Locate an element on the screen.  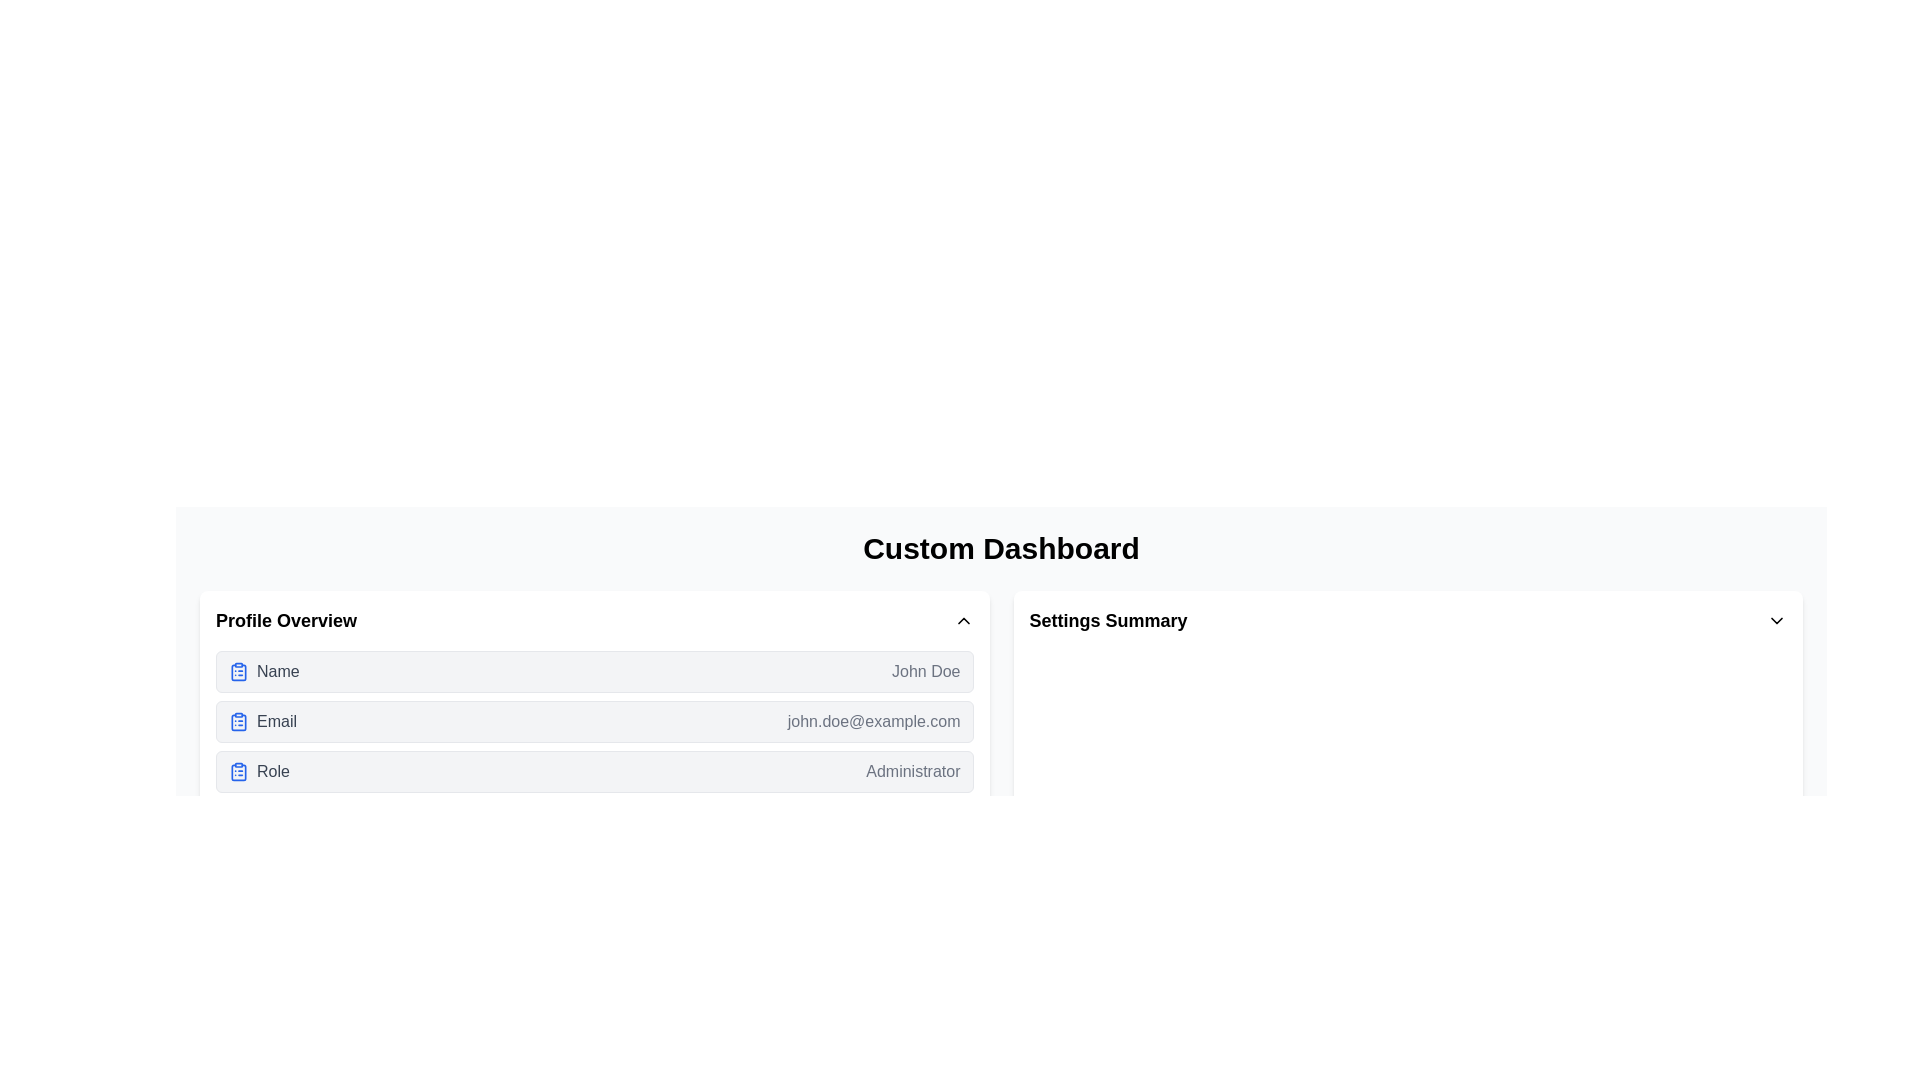
the Information Section, which is a rectangular area with a white background and rounded corners located below the 'Custom Dashboard' title is located at coordinates (593, 698).